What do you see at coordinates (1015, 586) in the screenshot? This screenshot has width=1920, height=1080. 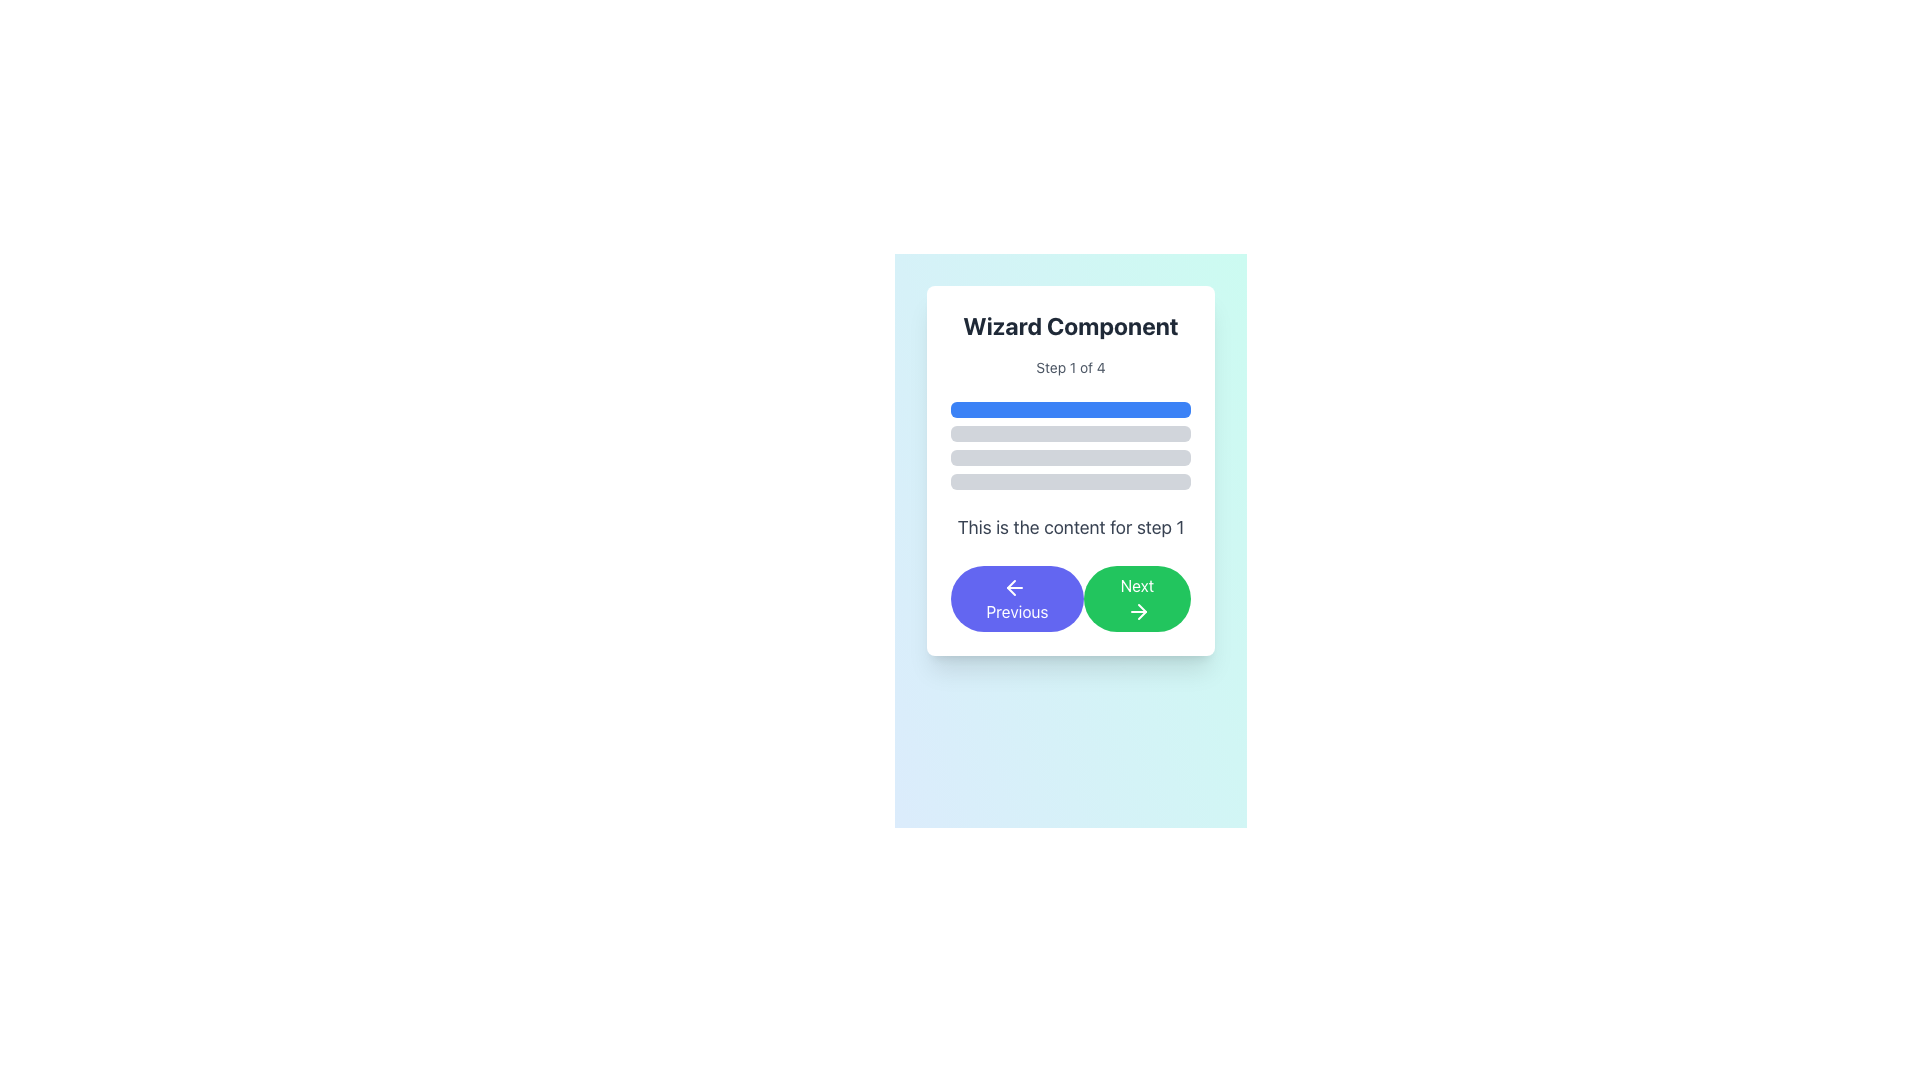 I see `the left-pointing arrow icon inside the 'Previous' button` at bounding box center [1015, 586].